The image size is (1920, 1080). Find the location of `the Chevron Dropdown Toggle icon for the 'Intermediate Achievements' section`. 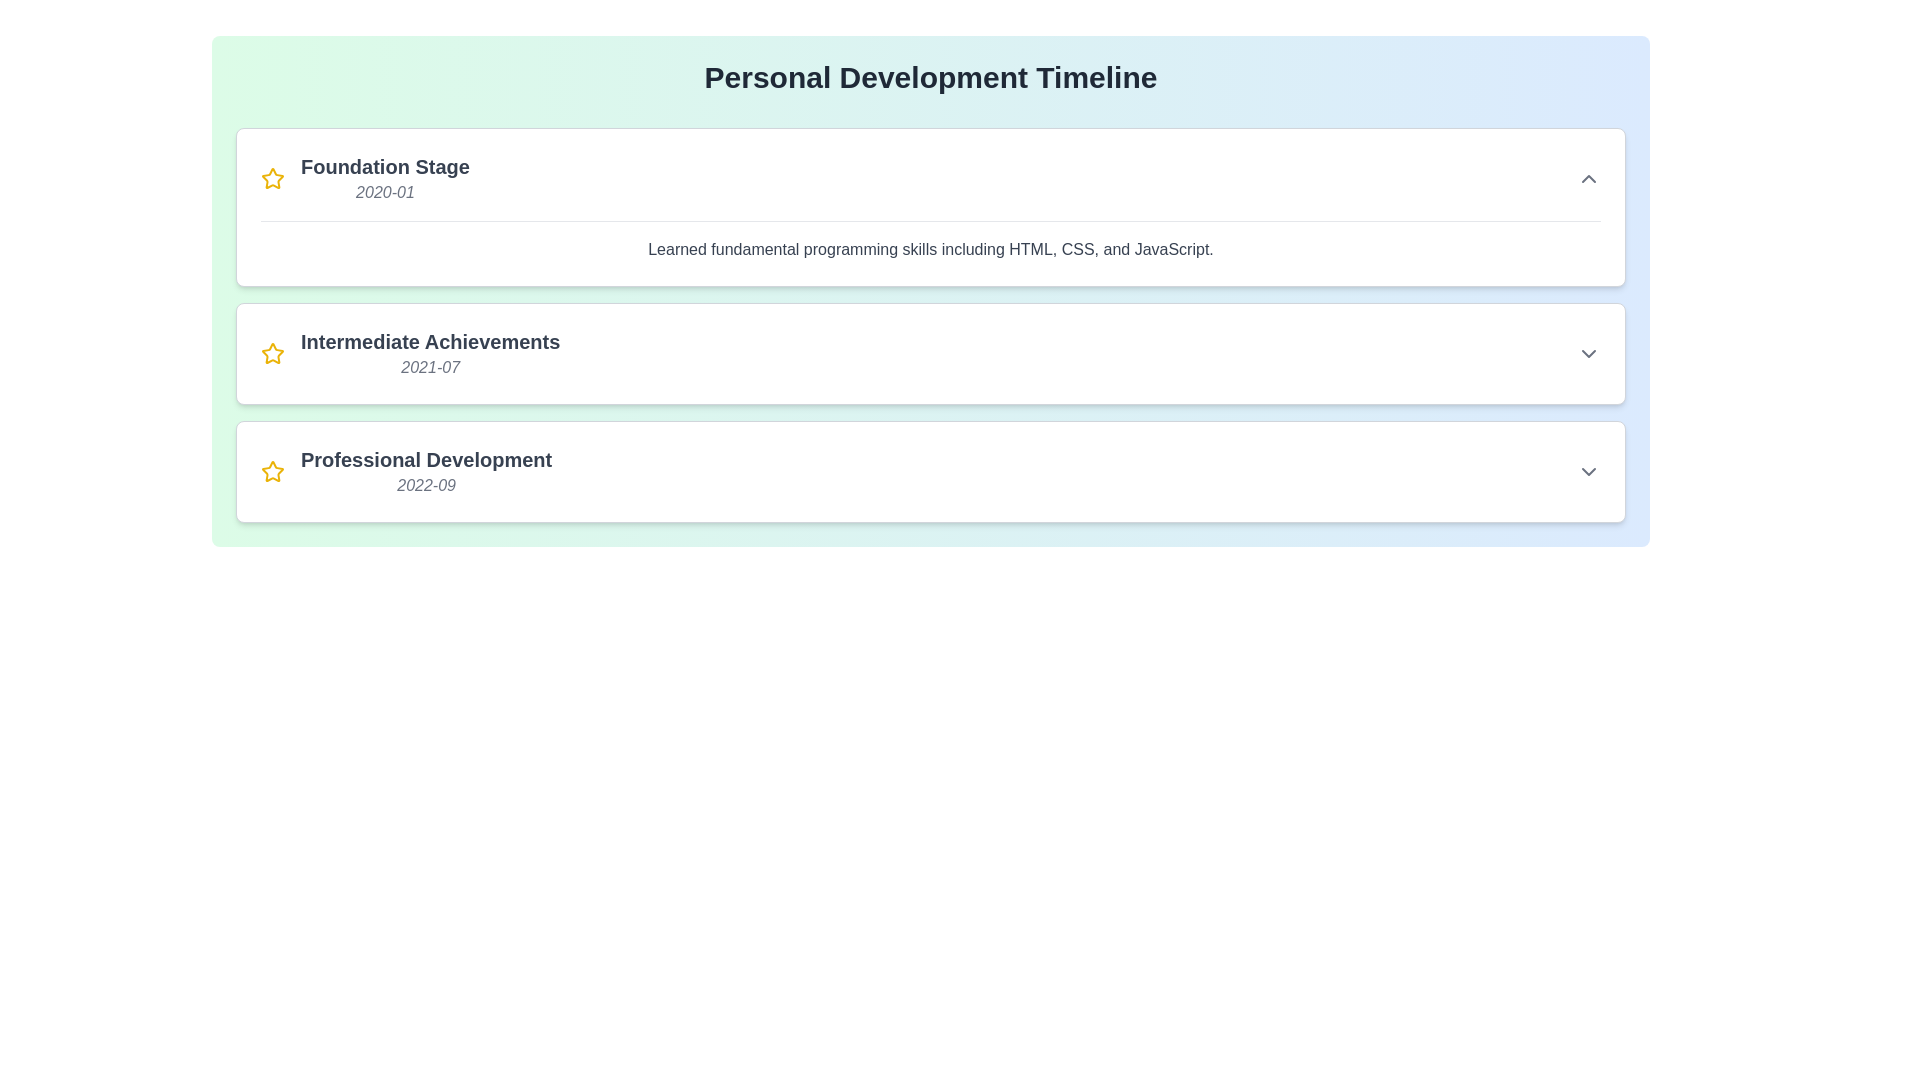

the Chevron Dropdown Toggle icon for the 'Intermediate Achievements' section is located at coordinates (1587, 353).